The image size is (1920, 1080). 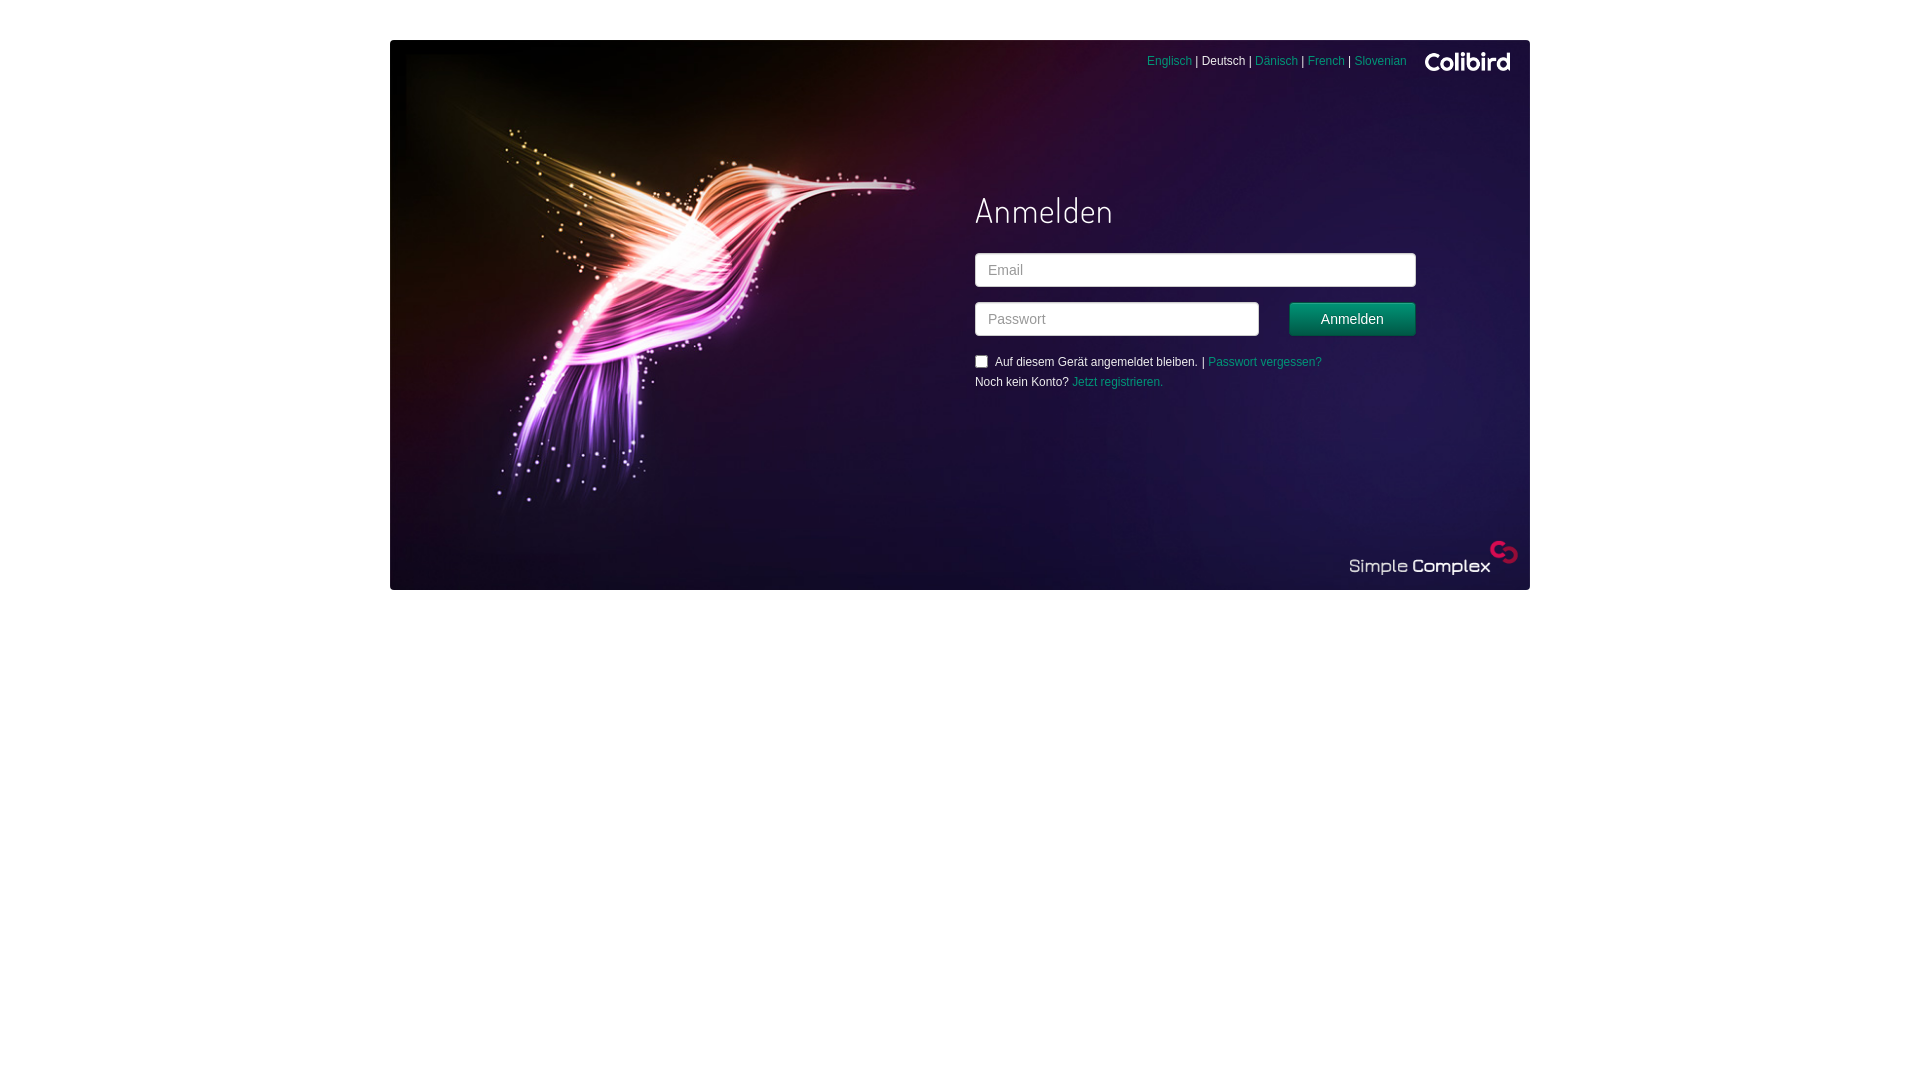 What do you see at coordinates (1169, 60) in the screenshot?
I see `'Englisch'` at bounding box center [1169, 60].